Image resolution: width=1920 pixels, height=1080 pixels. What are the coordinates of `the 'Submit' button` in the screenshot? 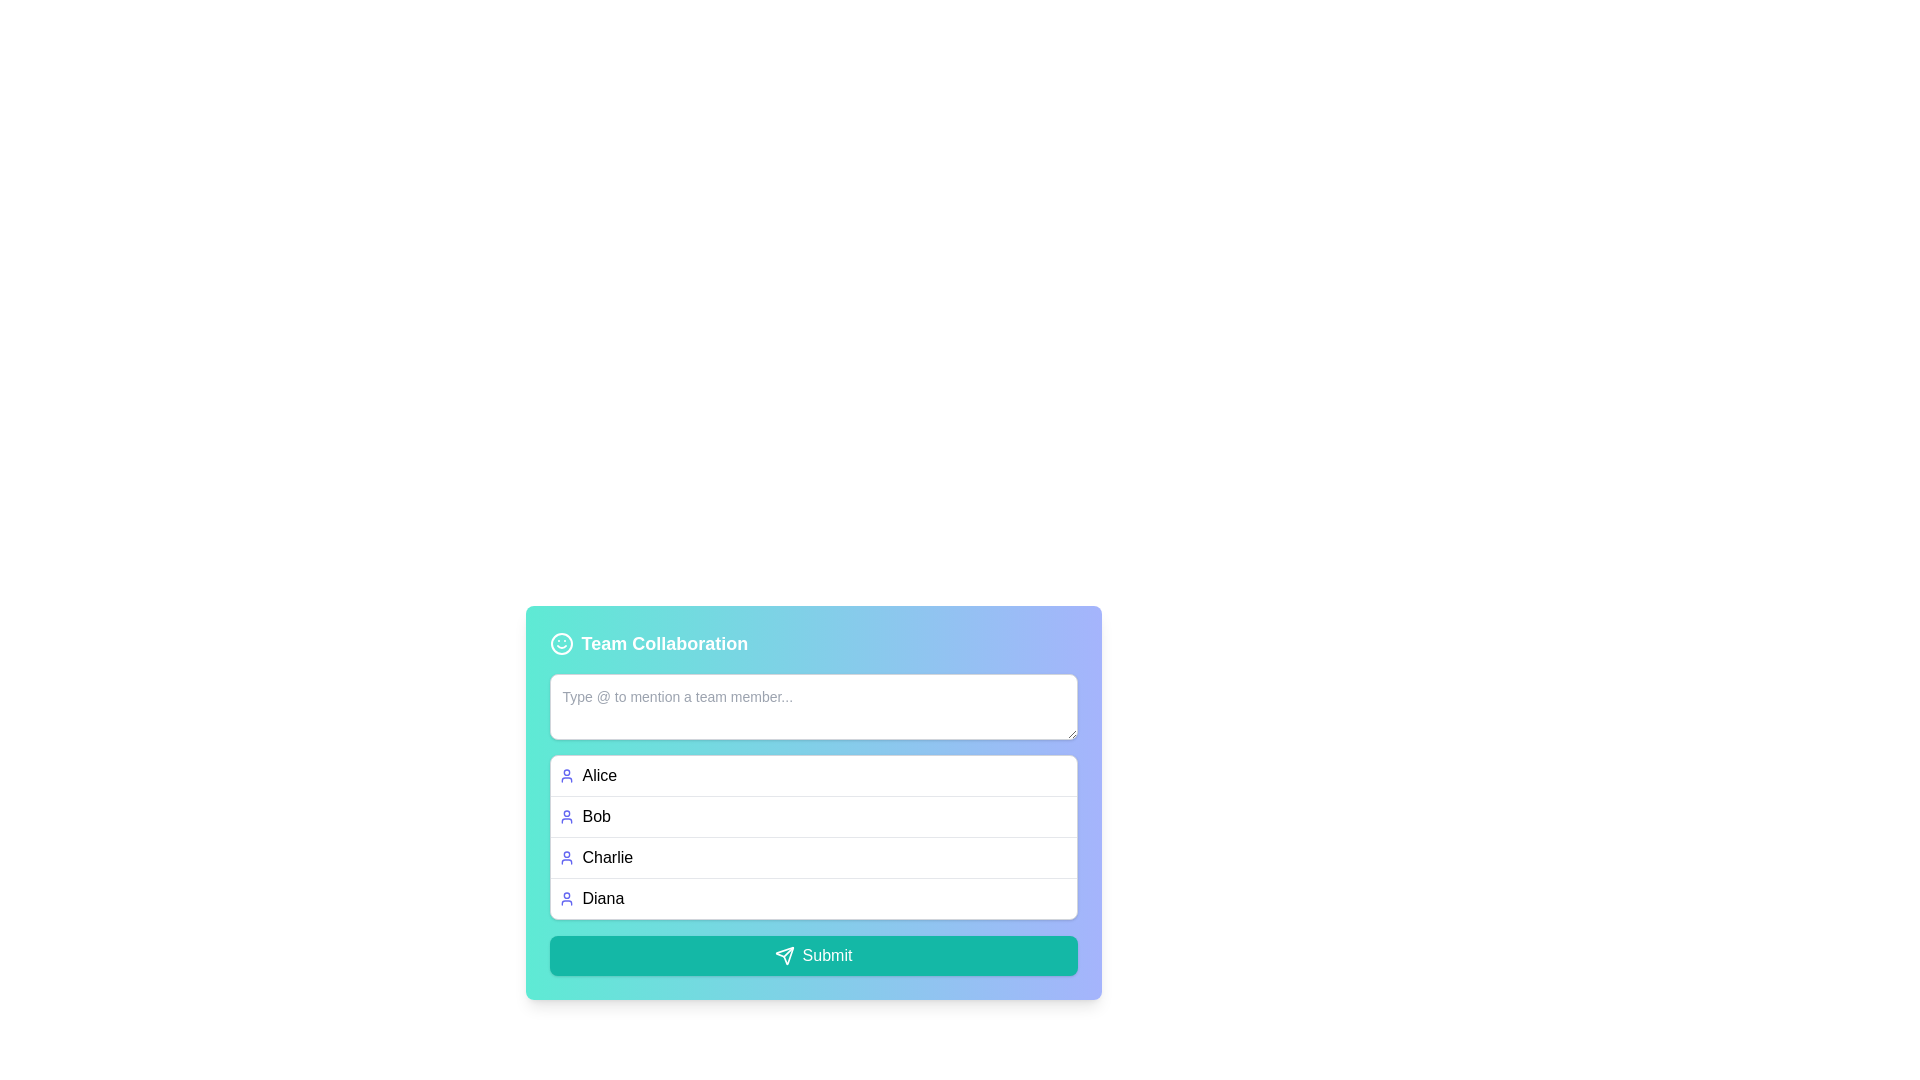 It's located at (813, 955).